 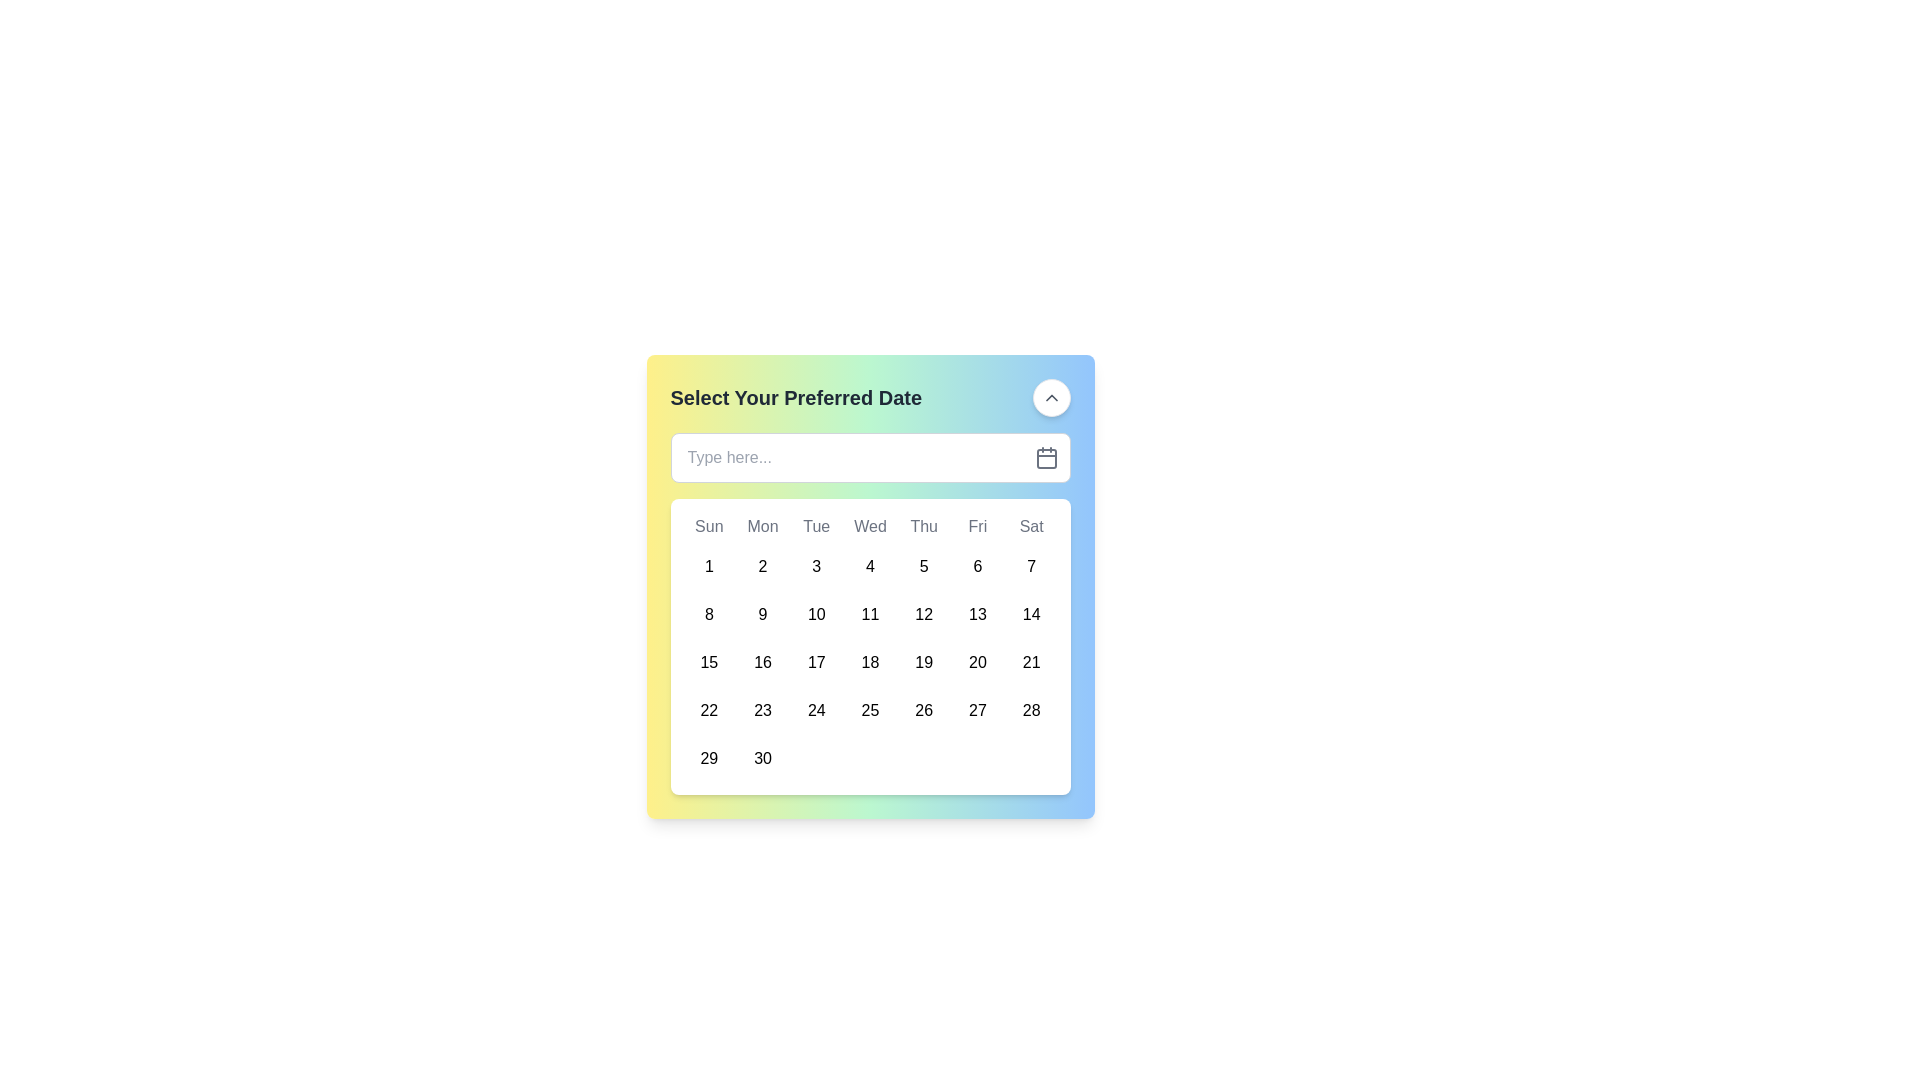 What do you see at coordinates (870, 567) in the screenshot?
I see `the calendar day button located in the first row under the 'Wed' column, which is the fourth button from the left` at bounding box center [870, 567].